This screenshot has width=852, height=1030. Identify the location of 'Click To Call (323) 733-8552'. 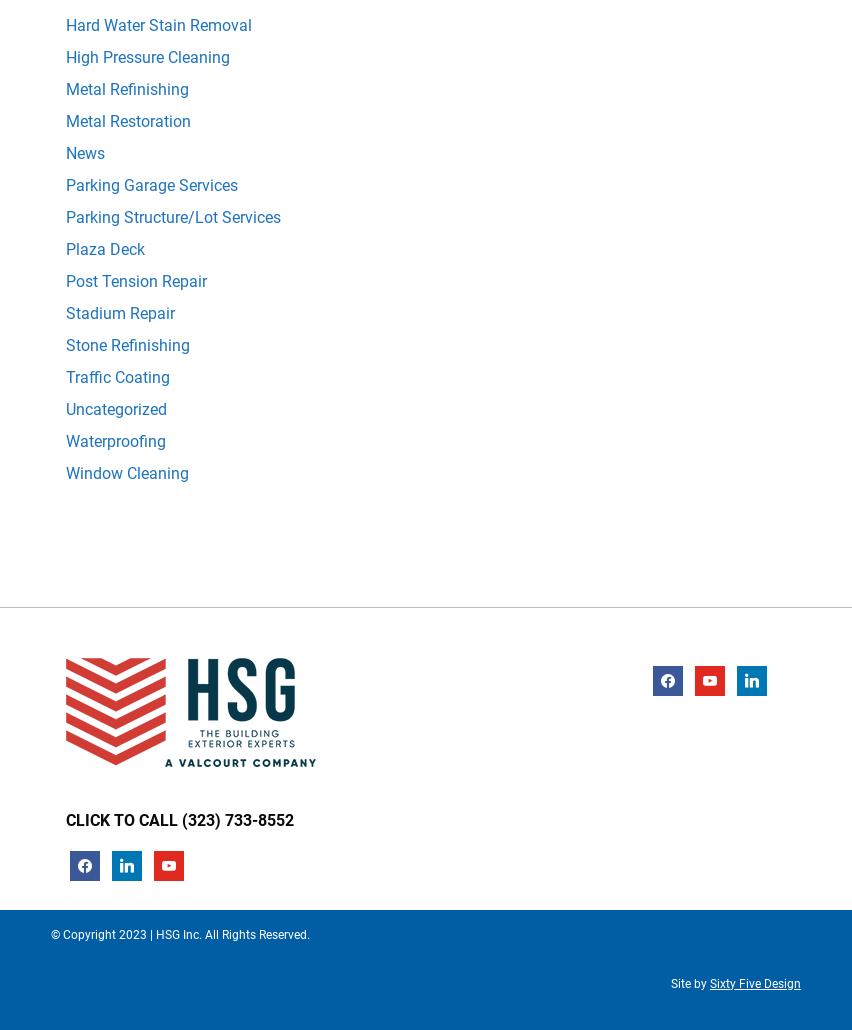
(180, 818).